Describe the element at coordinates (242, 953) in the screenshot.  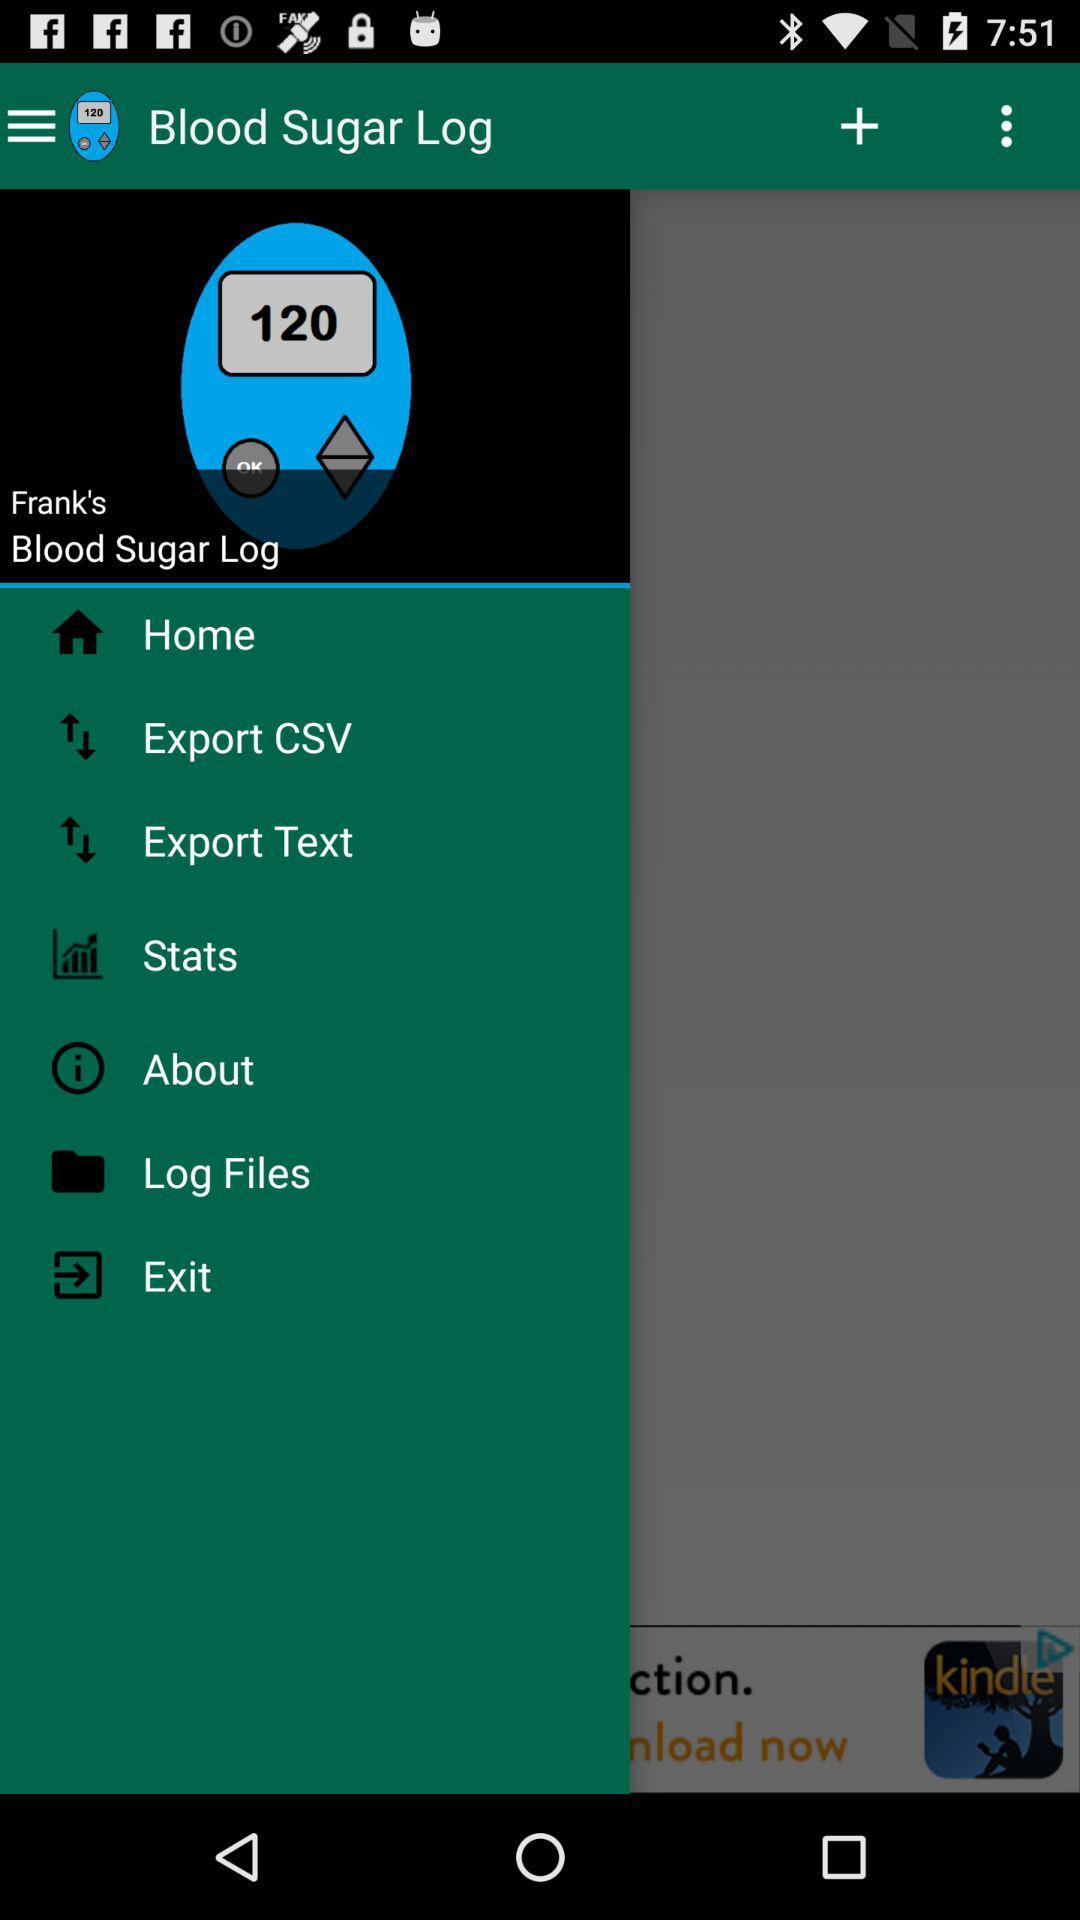
I see `item below export text icon` at that location.